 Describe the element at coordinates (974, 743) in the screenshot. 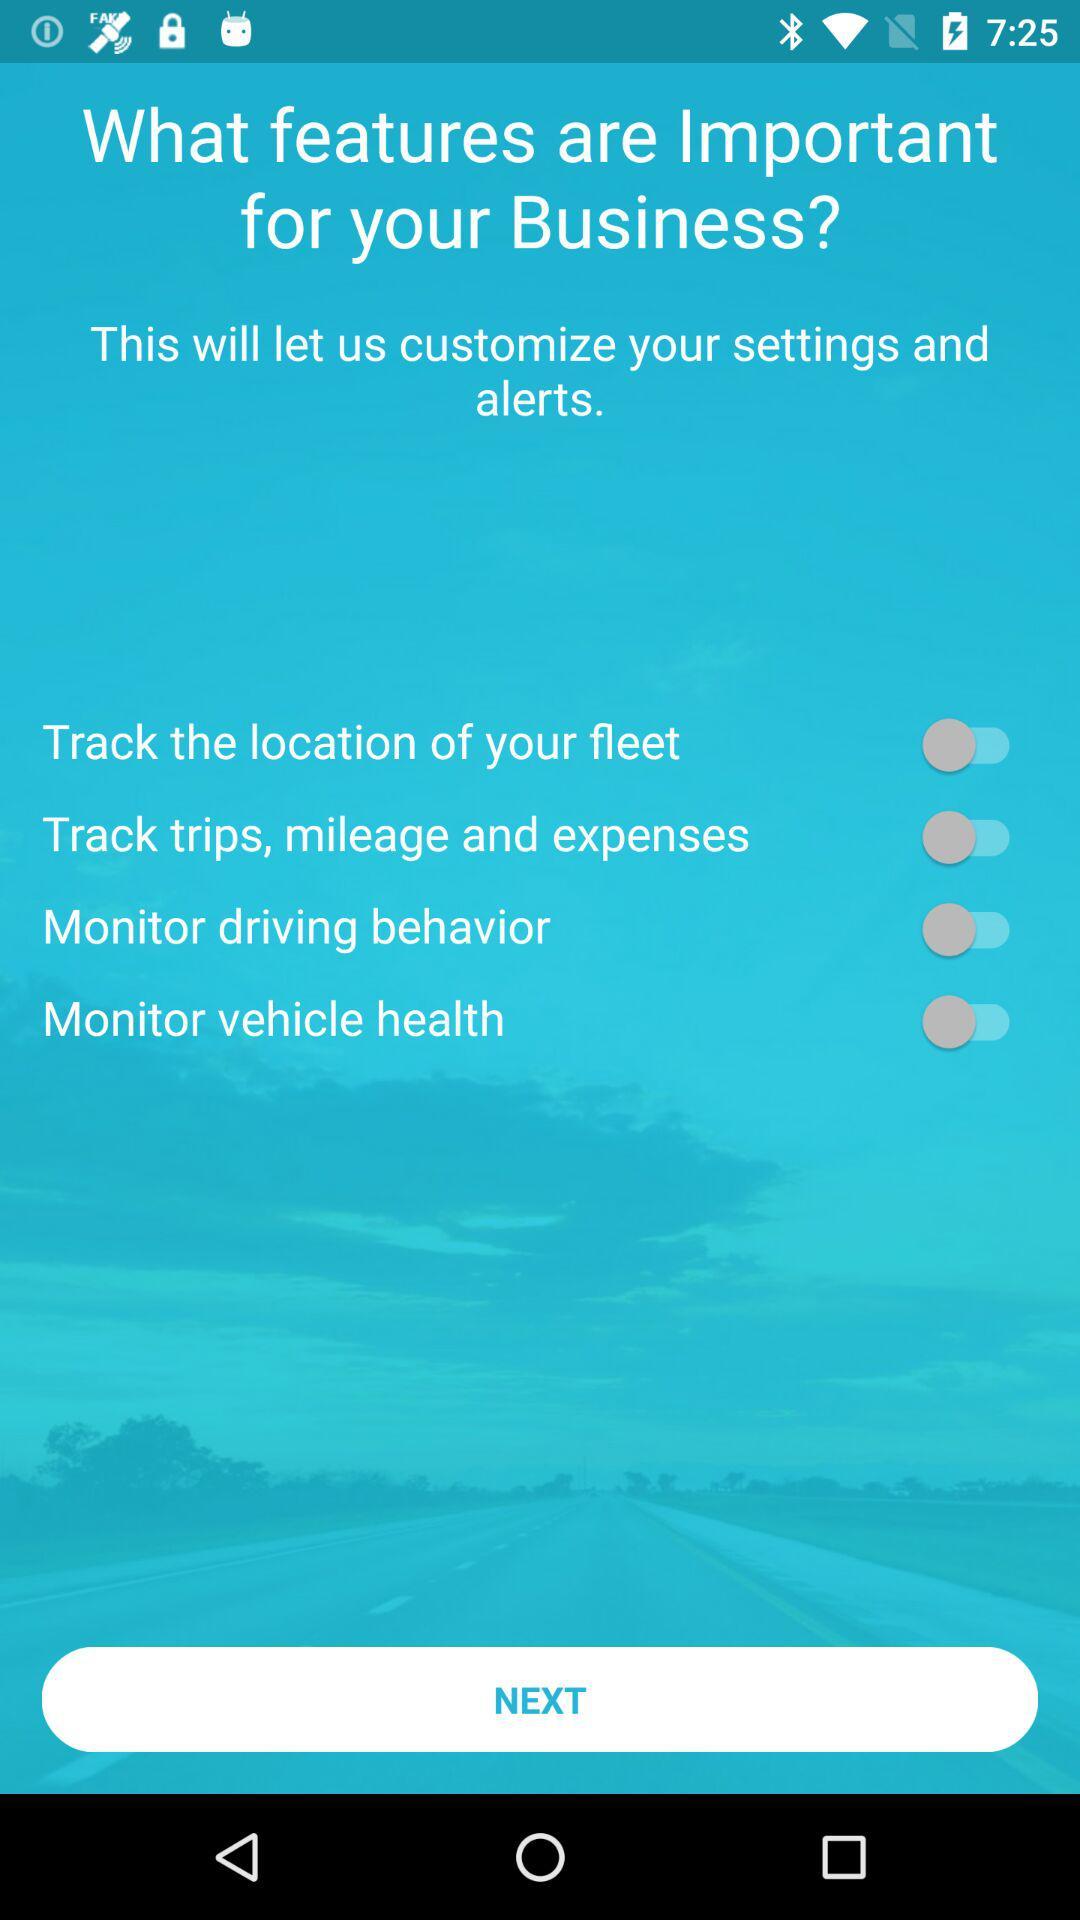

I see `open and close option` at that location.